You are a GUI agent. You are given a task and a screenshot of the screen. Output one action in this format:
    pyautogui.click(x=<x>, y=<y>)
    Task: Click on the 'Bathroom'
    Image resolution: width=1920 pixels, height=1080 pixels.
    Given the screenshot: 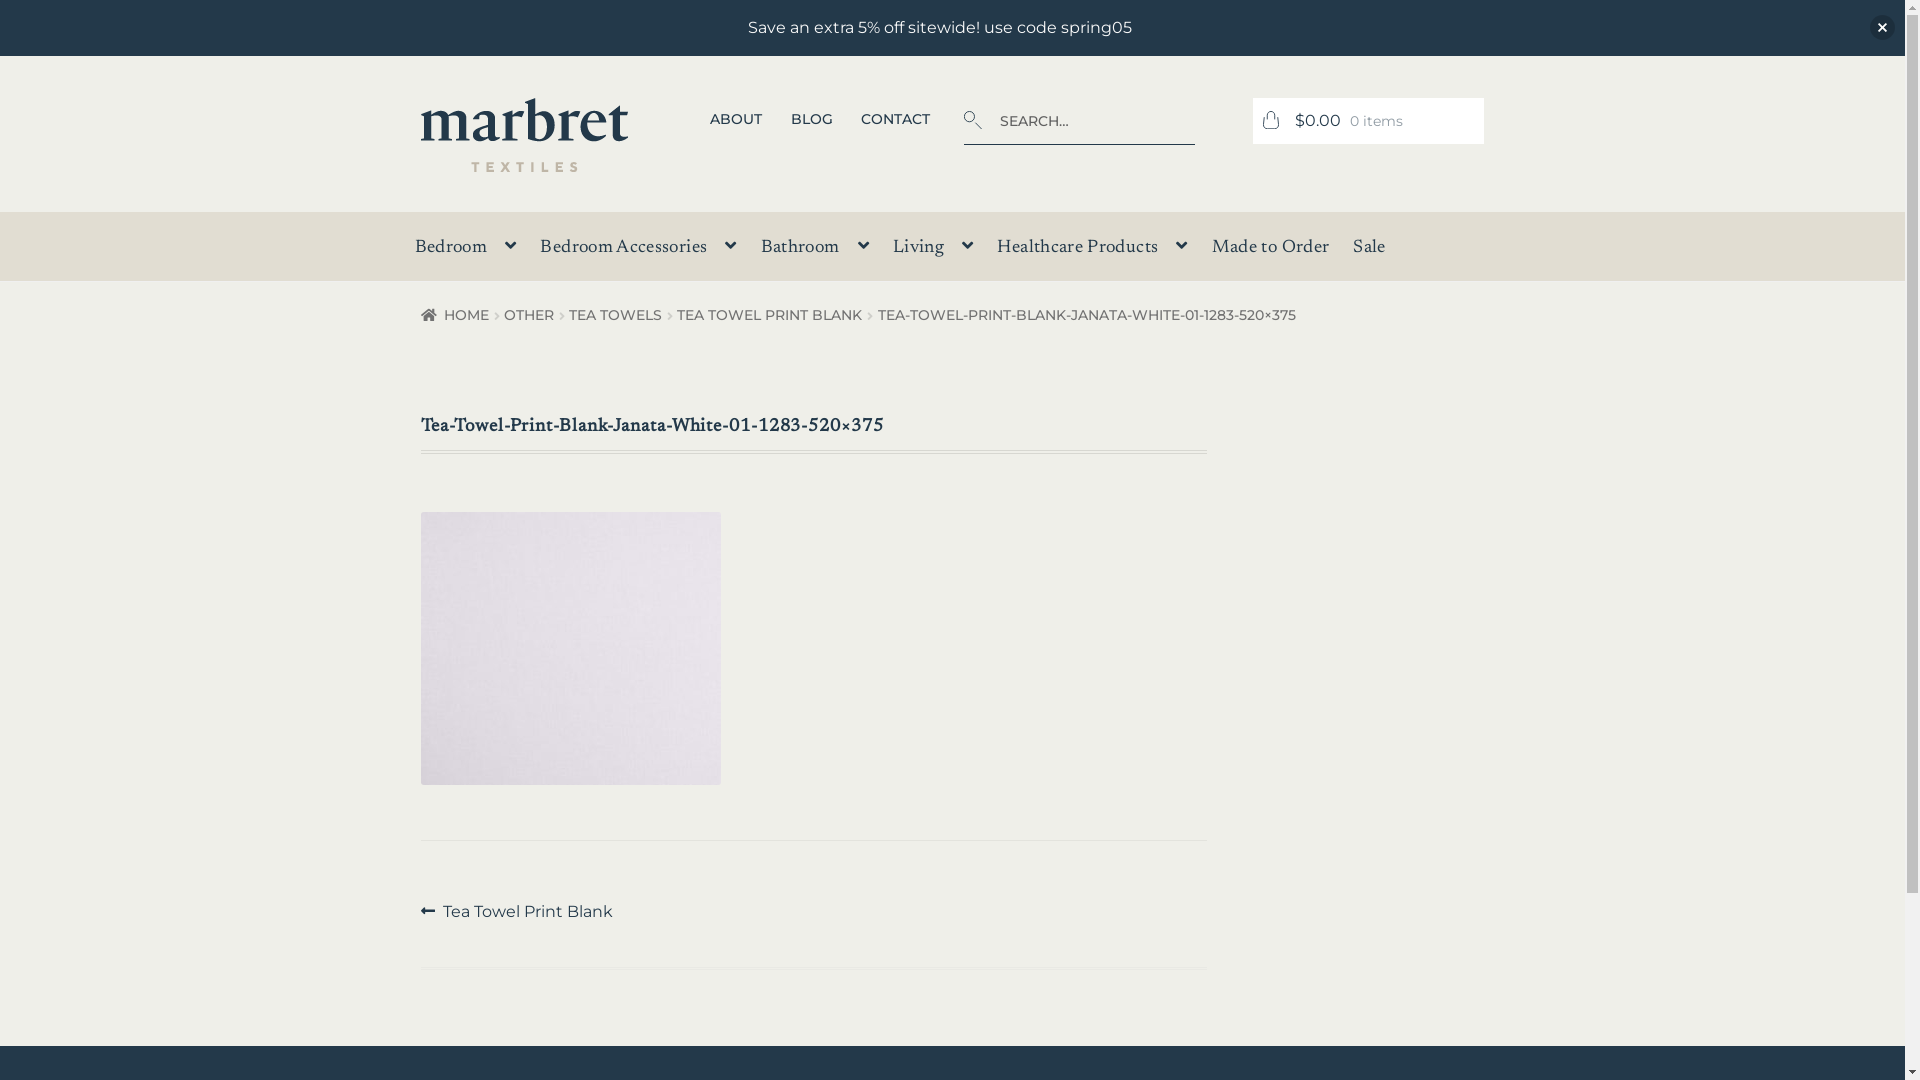 What is the action you would take?
    pyautogui.click(x=749, y=250)
    